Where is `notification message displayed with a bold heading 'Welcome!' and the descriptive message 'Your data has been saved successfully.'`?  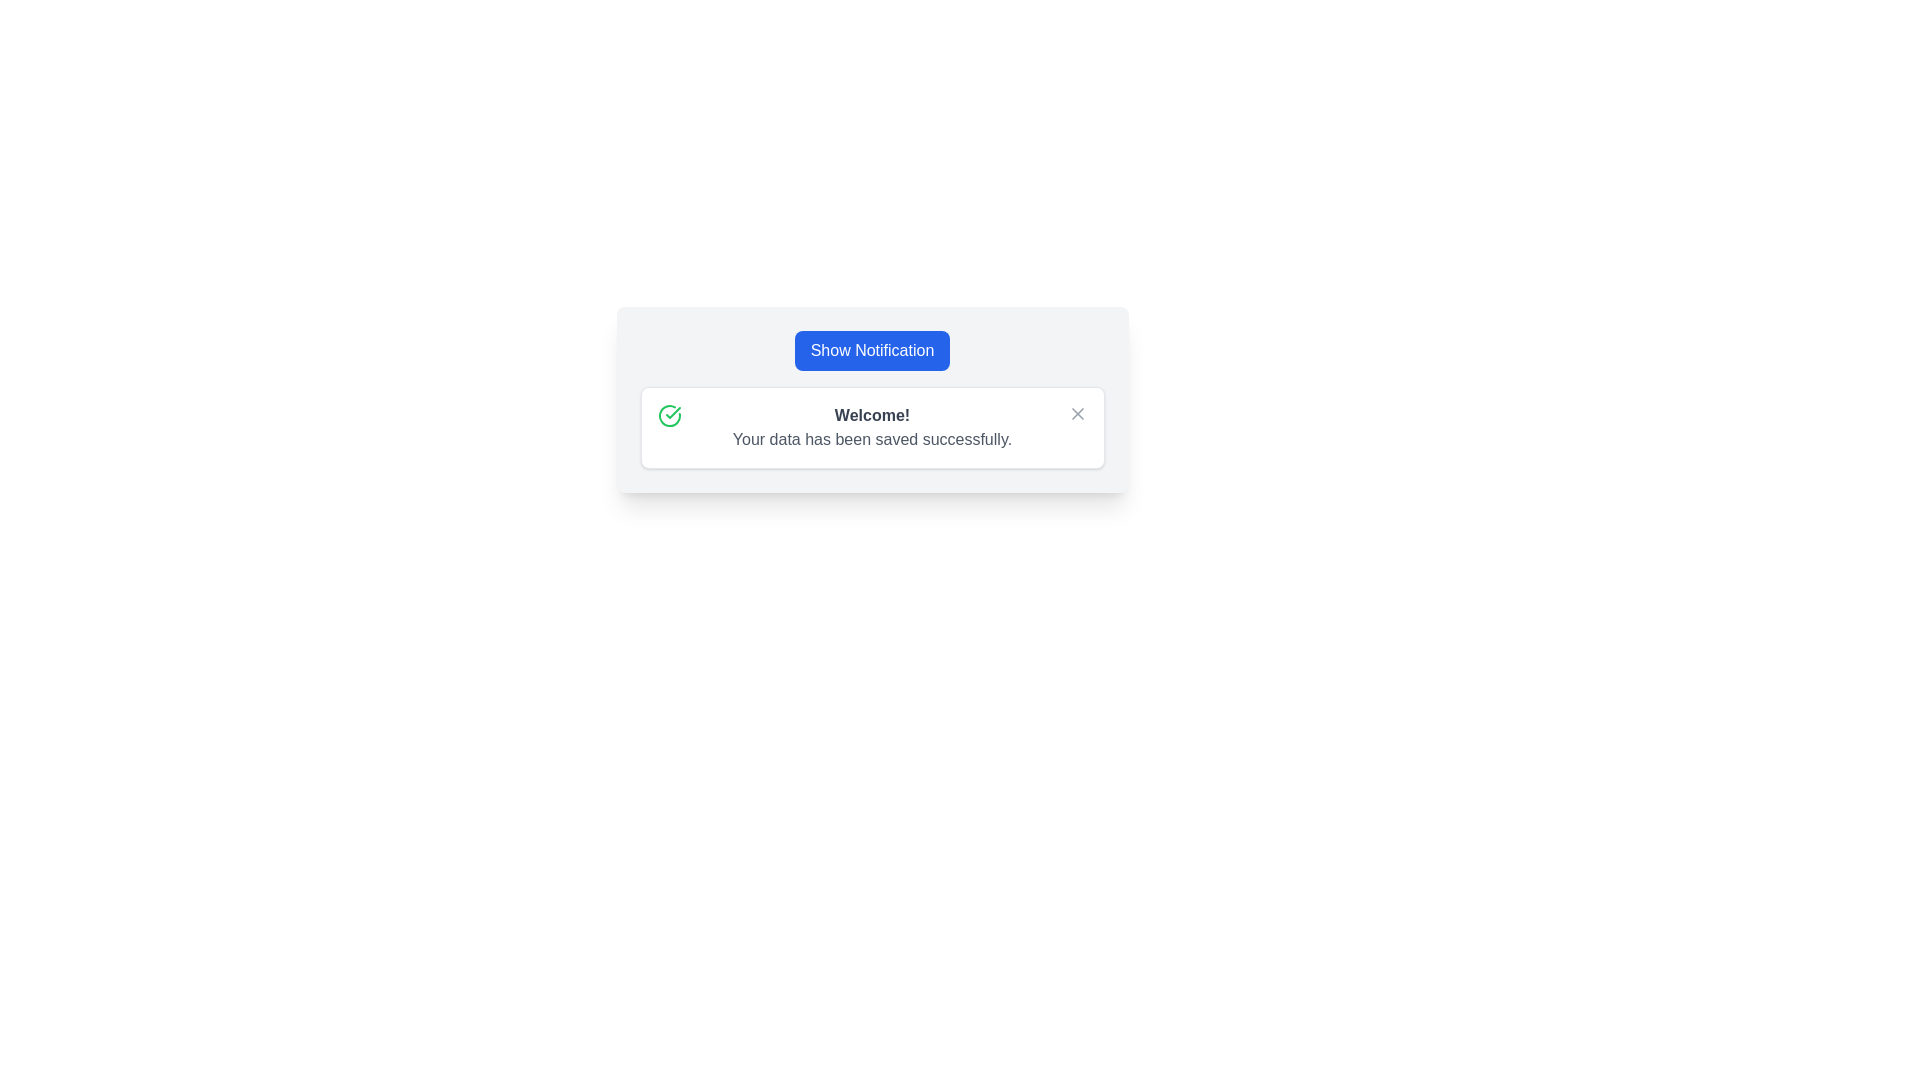 notification message displayed with a bold heading 'Welcome!' and the descriptive message 'Your data has been saved successfully.' is located at coordinates (872, 427).